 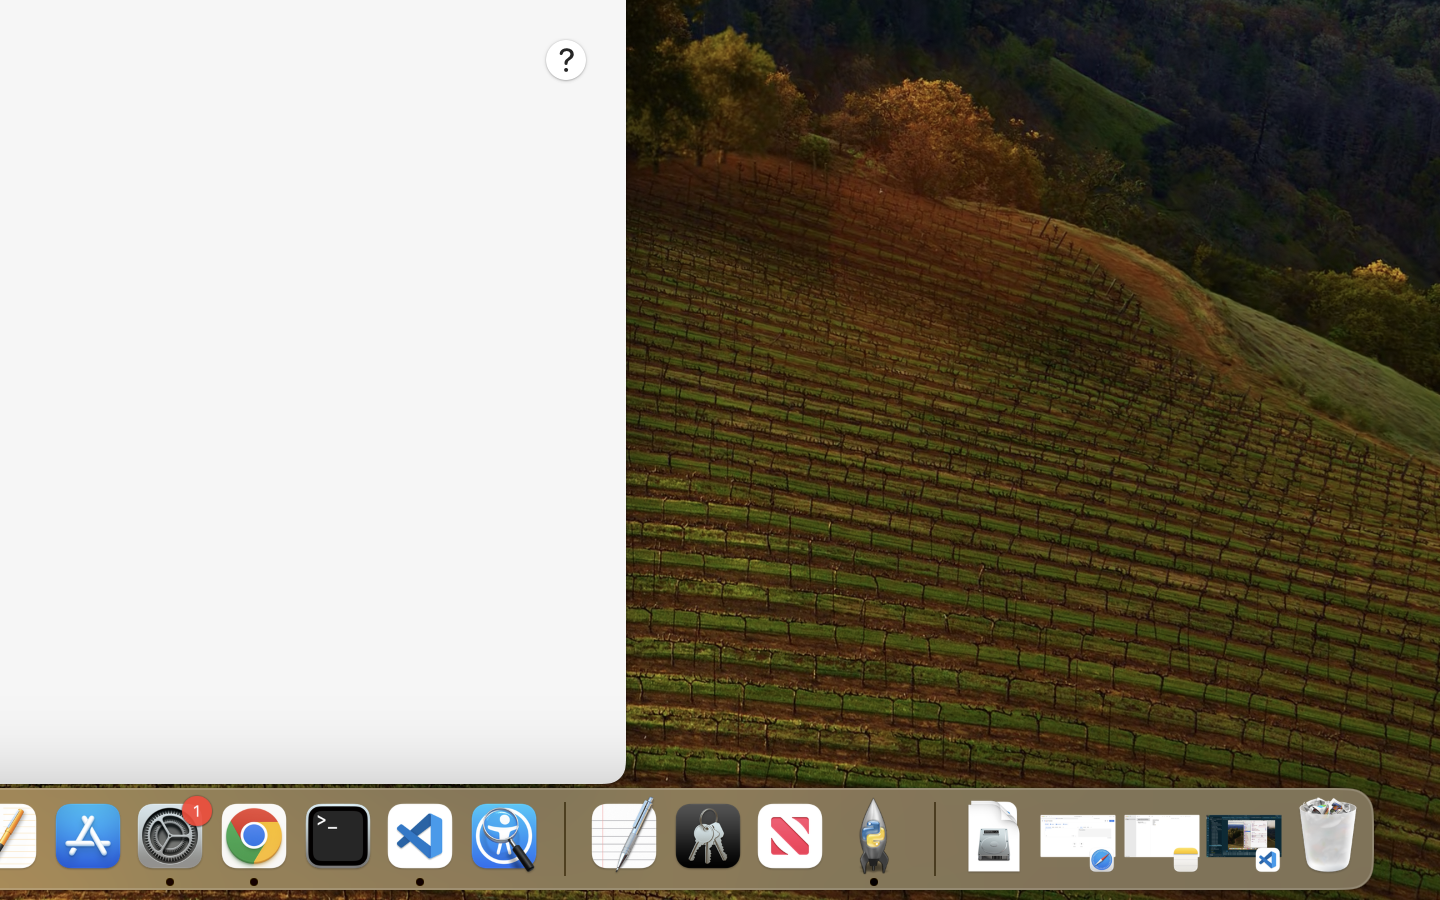 What do you see at coordinates (562, 837) in the screenshot?
I see `'0.4285714328289032'` at bounding box center [562, 837].